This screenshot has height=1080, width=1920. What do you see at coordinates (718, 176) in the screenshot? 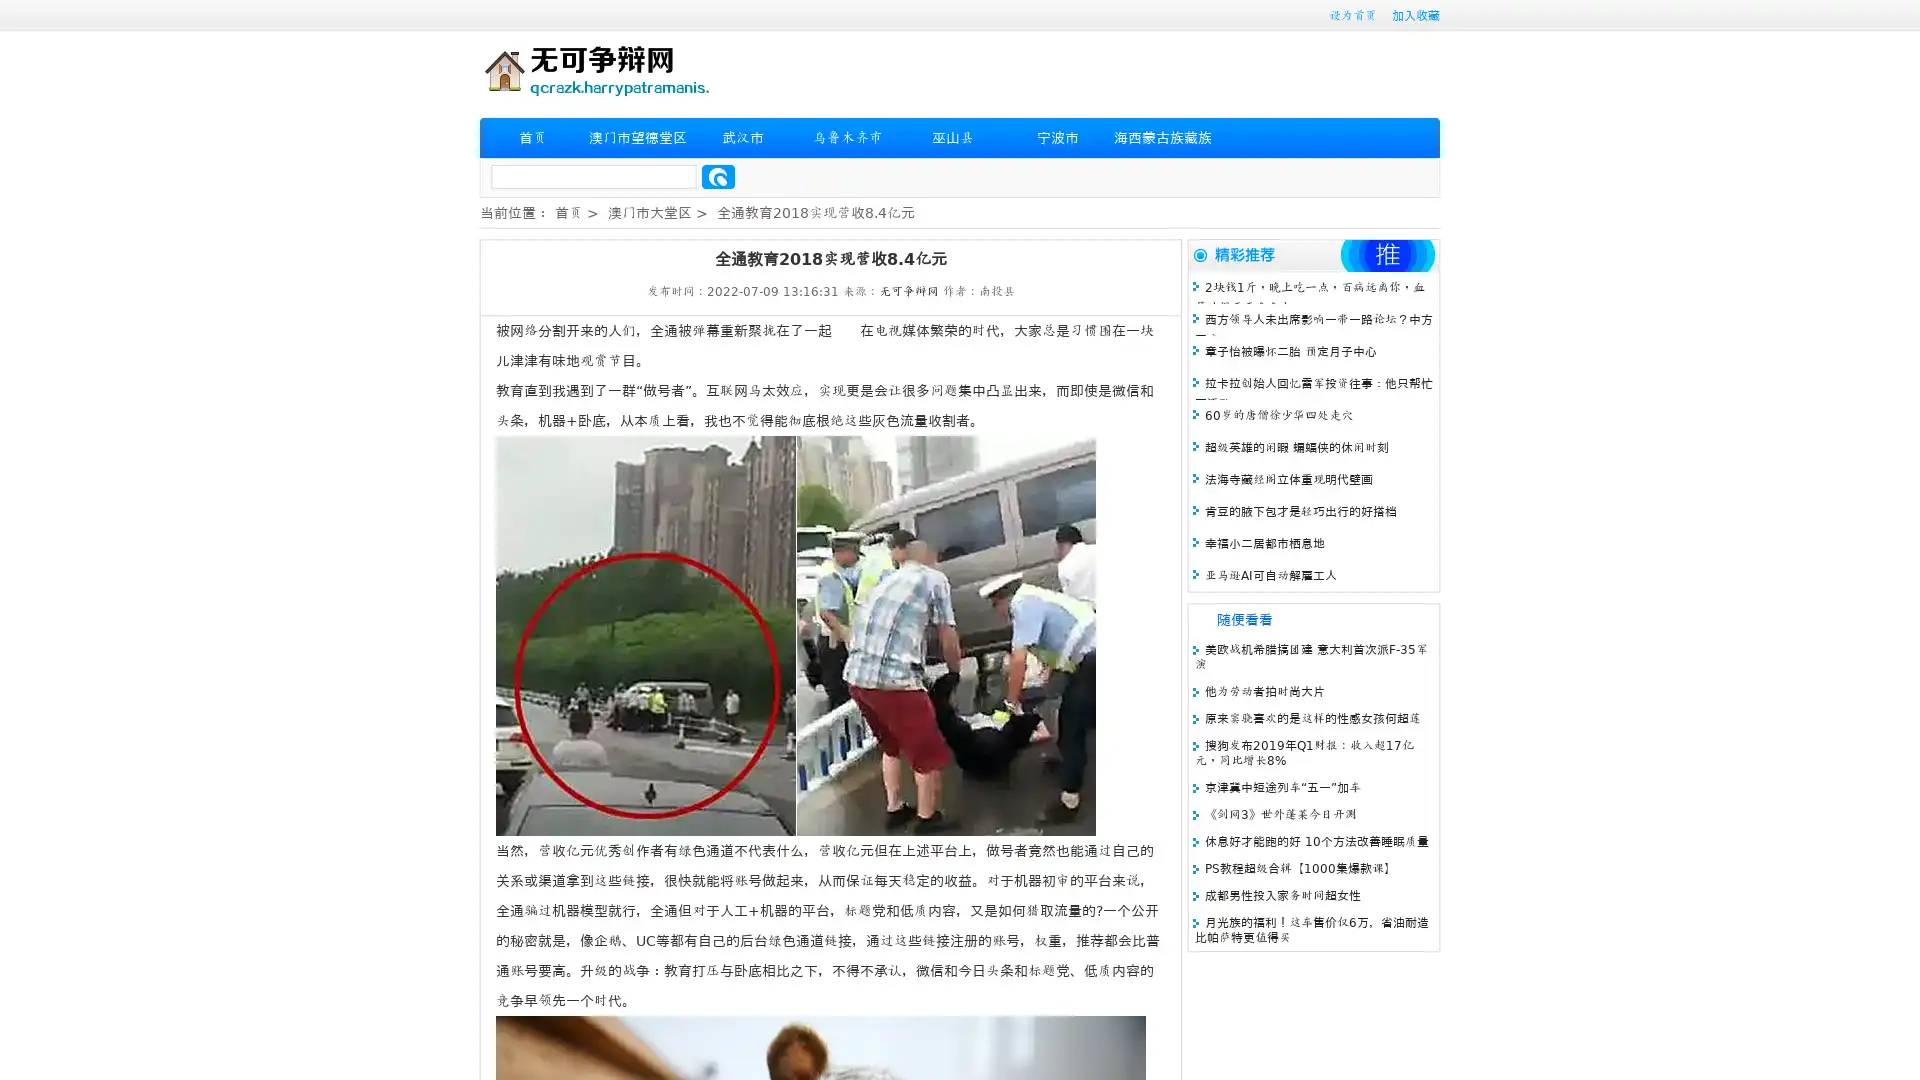
I see `Search` at bounding box center [718, 176].